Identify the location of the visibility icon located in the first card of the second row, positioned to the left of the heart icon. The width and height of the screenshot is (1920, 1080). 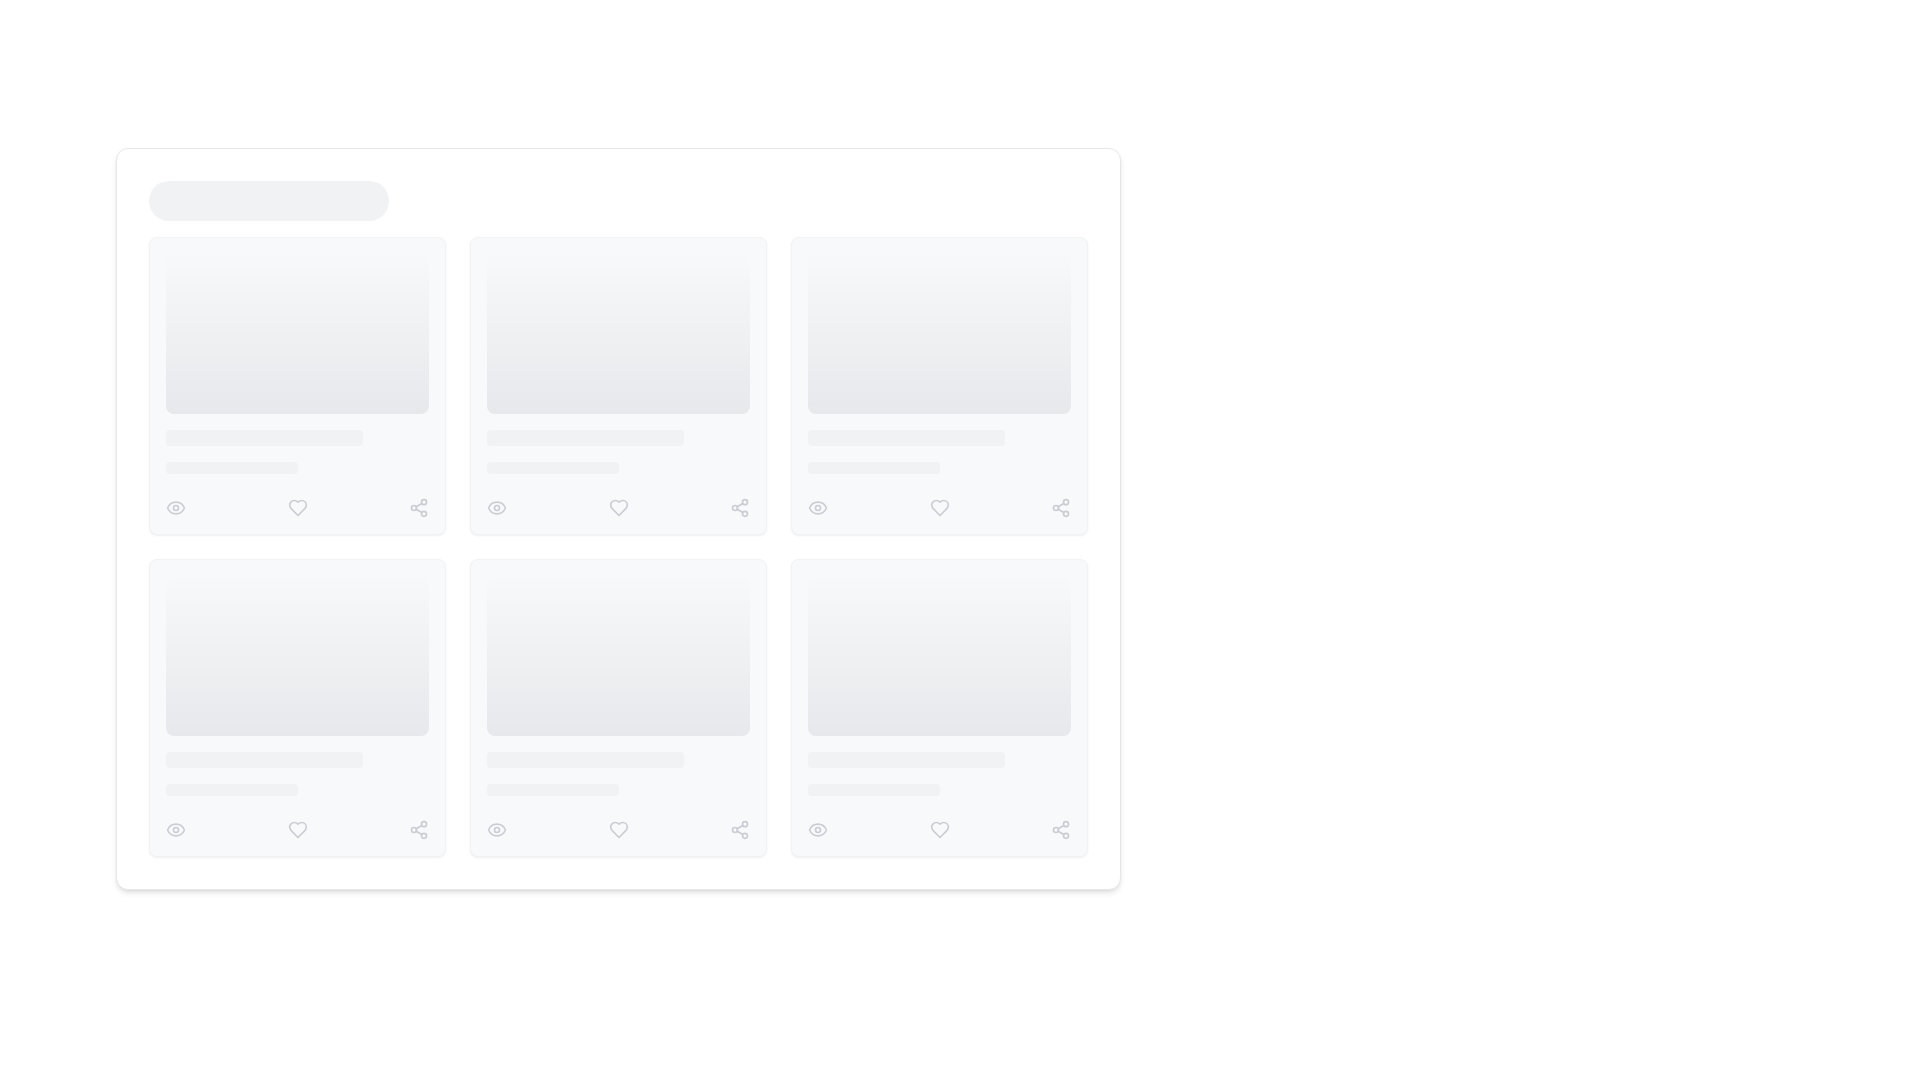
(497, 507).